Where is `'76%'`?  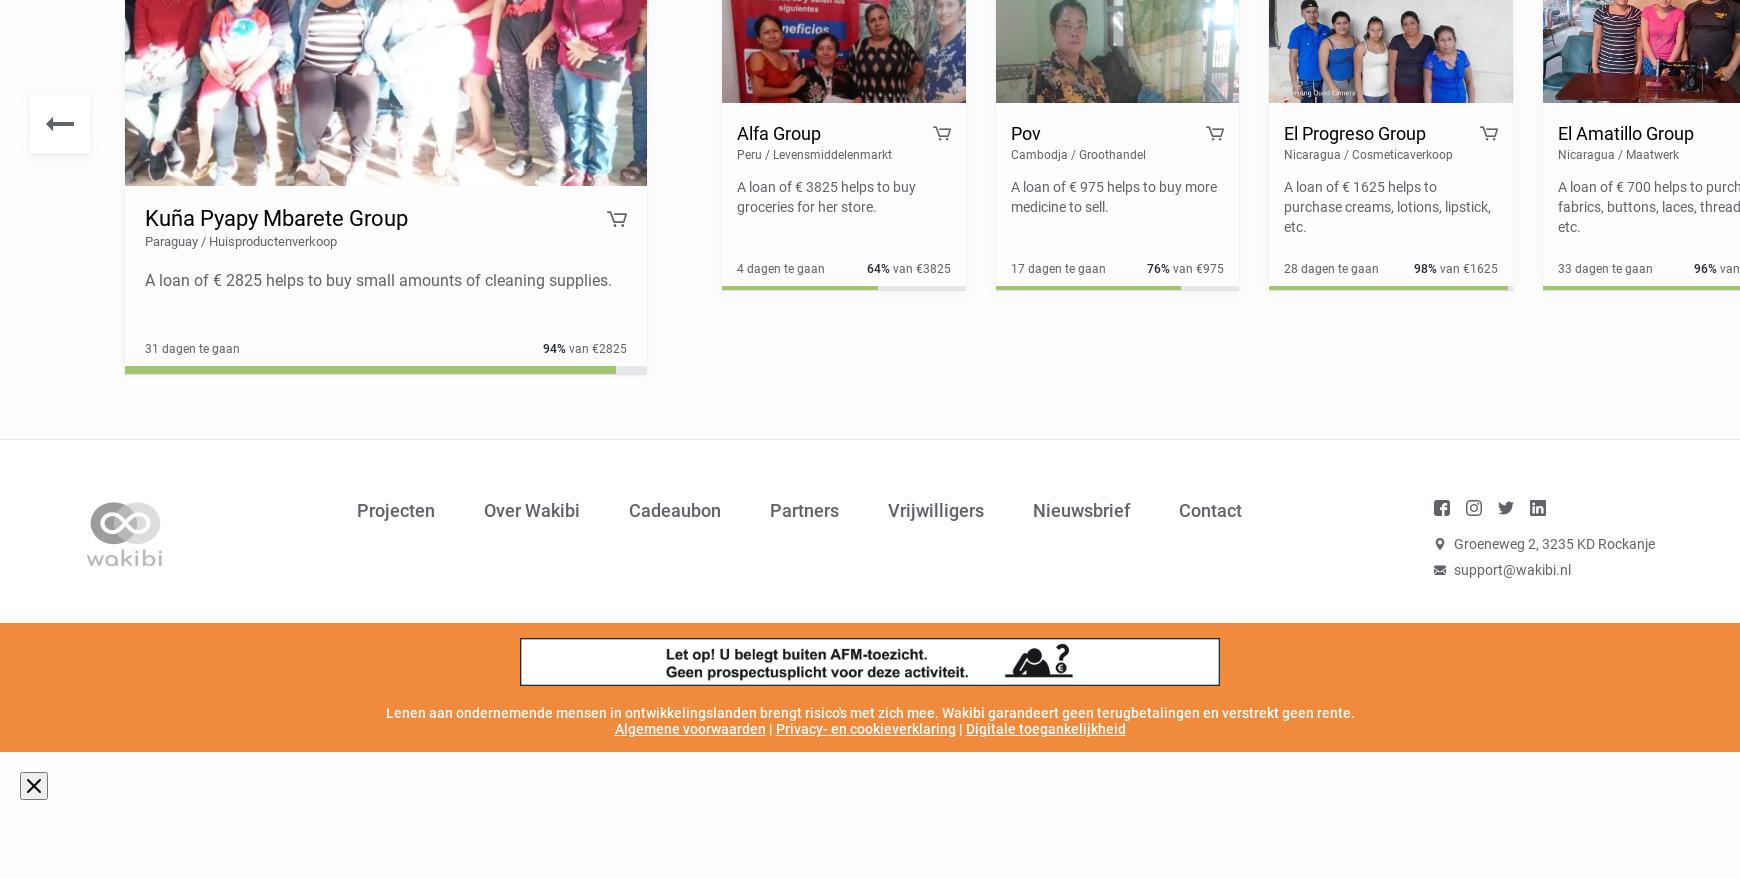
'76%' is located at coordinates (1158, 267).